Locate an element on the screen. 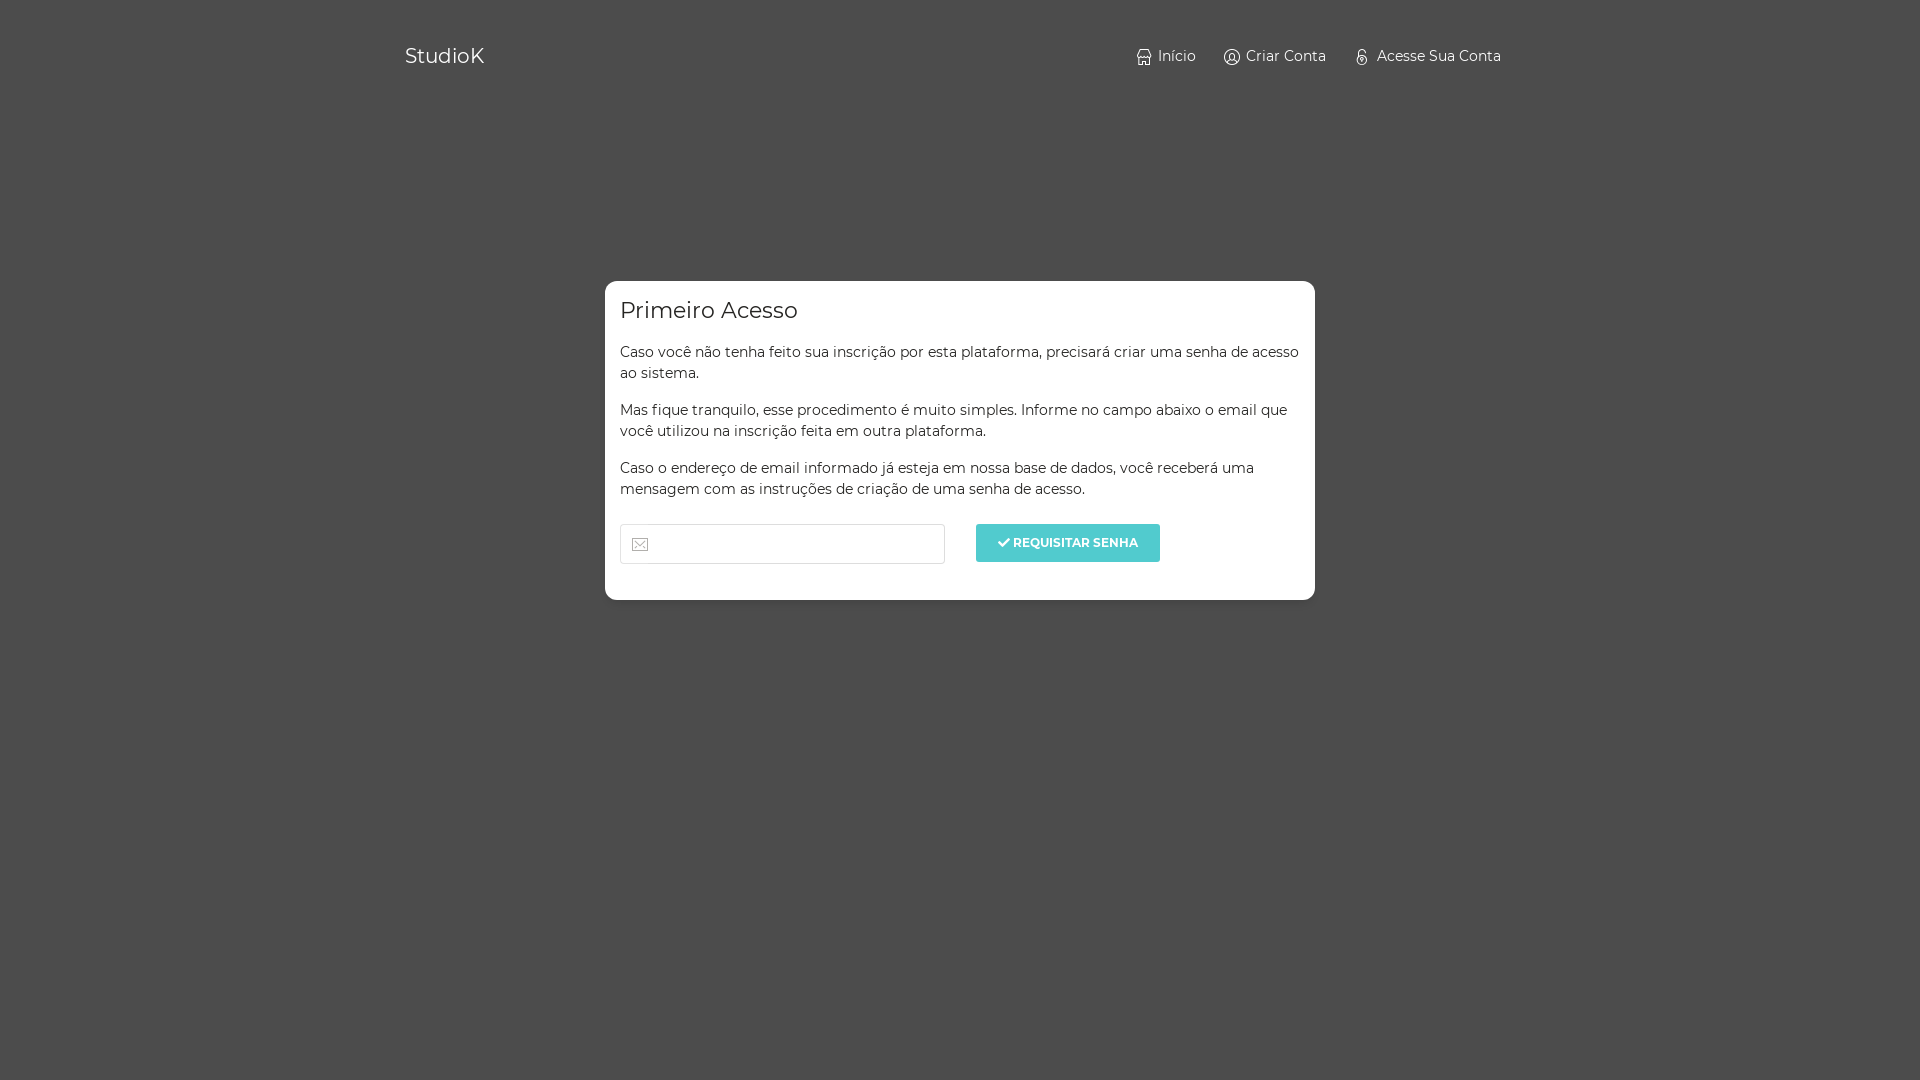 This screenshot has height=1080, width=1920. 'REQUISITAR SENHA' is located at coordinates (1066, 543).